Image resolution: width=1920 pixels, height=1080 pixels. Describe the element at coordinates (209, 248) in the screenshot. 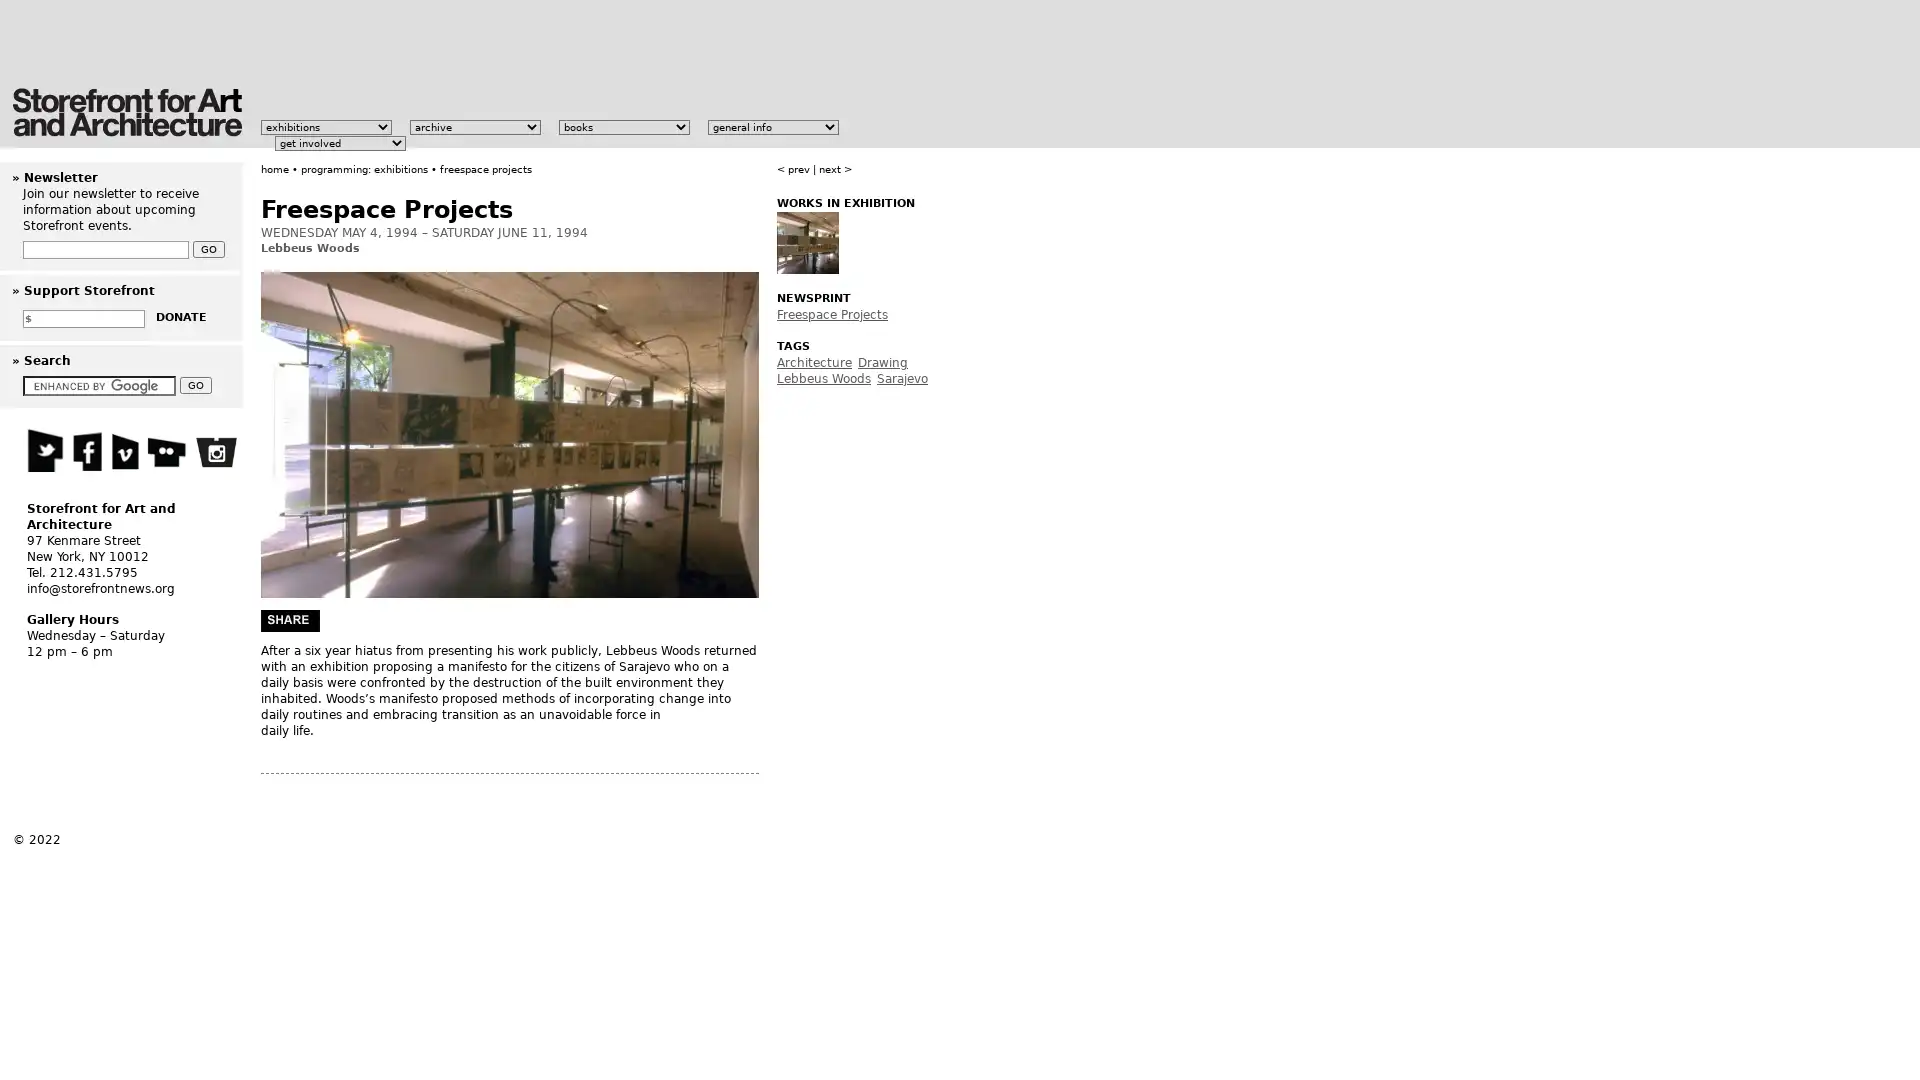

I see `GO` at that location.